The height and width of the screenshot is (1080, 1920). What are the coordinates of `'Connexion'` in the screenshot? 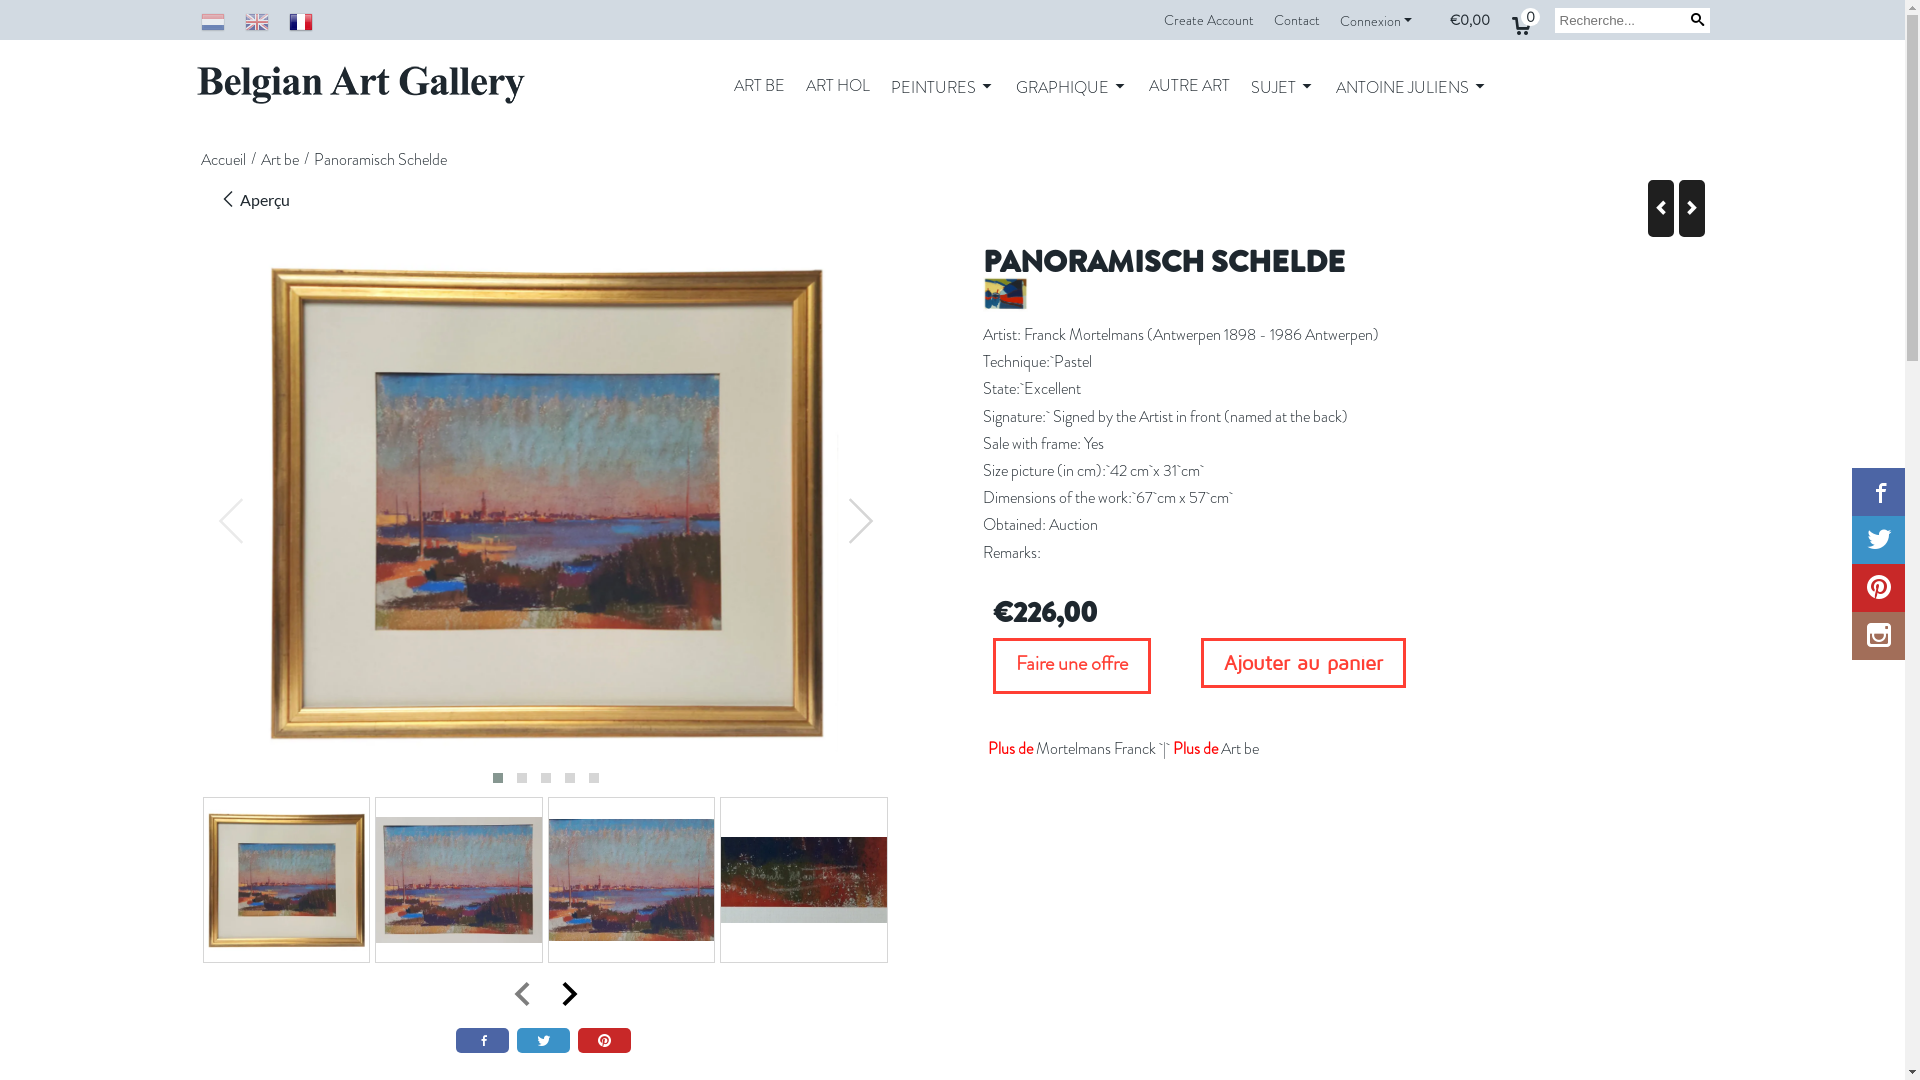 It's located at (1339, 20).